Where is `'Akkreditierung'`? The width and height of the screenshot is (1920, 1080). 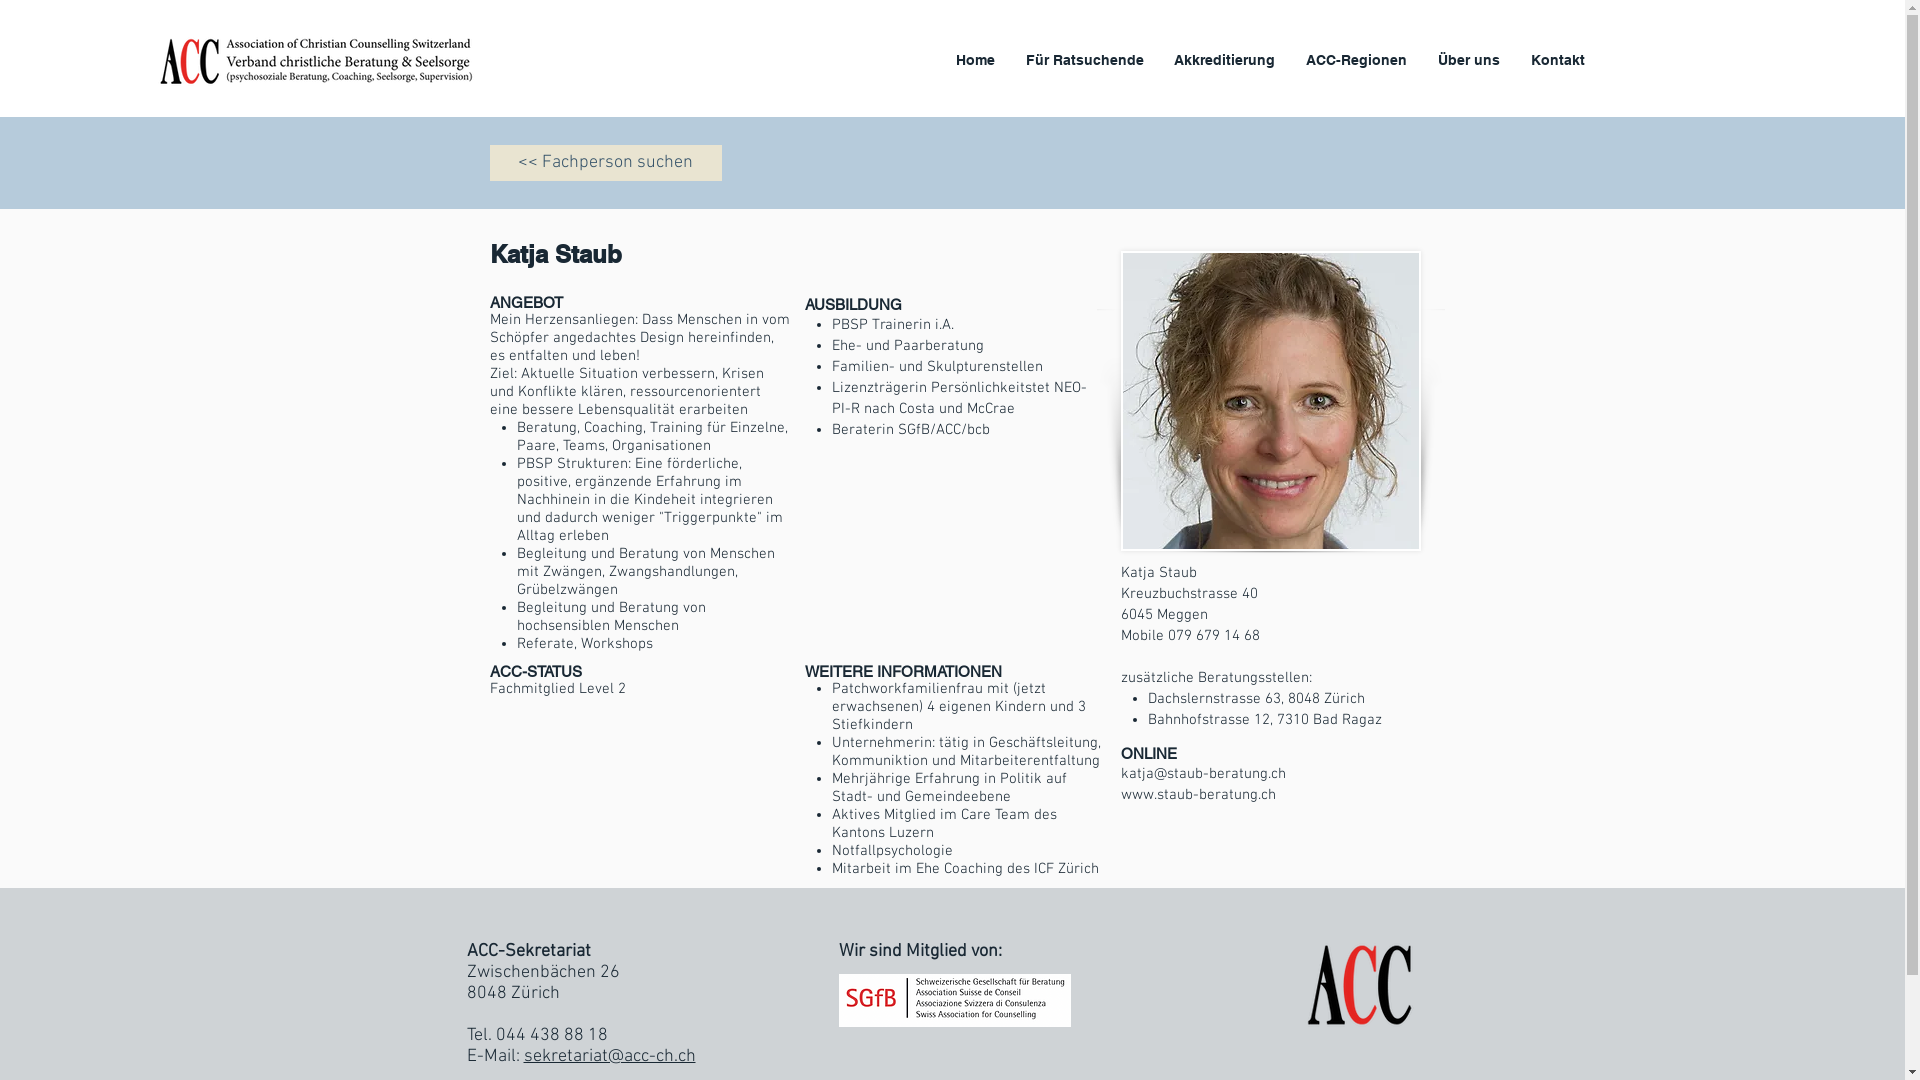
'Akkreditierung' is located at coordinates (1223, 59).